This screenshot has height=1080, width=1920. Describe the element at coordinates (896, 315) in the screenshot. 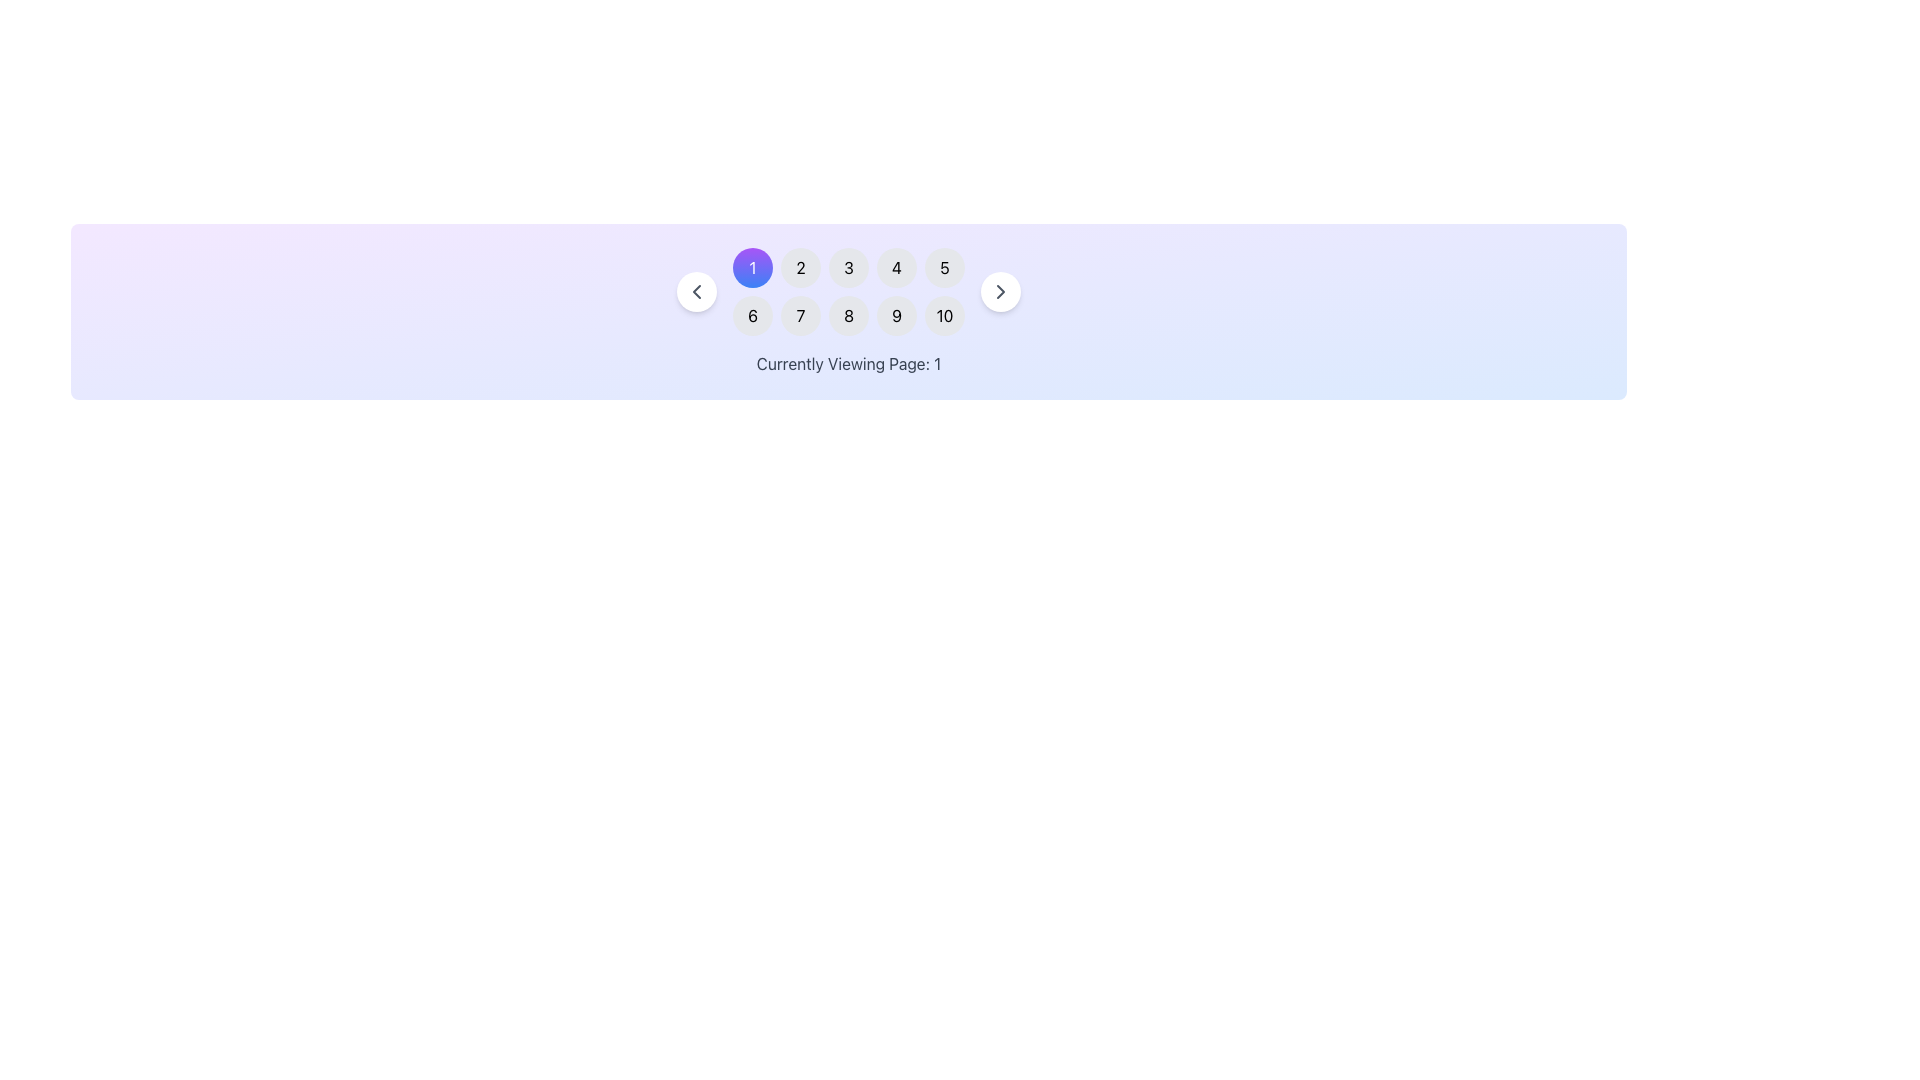

I see `the navigation button that represents the ninth page in a grid of navigation buttons` at that location.